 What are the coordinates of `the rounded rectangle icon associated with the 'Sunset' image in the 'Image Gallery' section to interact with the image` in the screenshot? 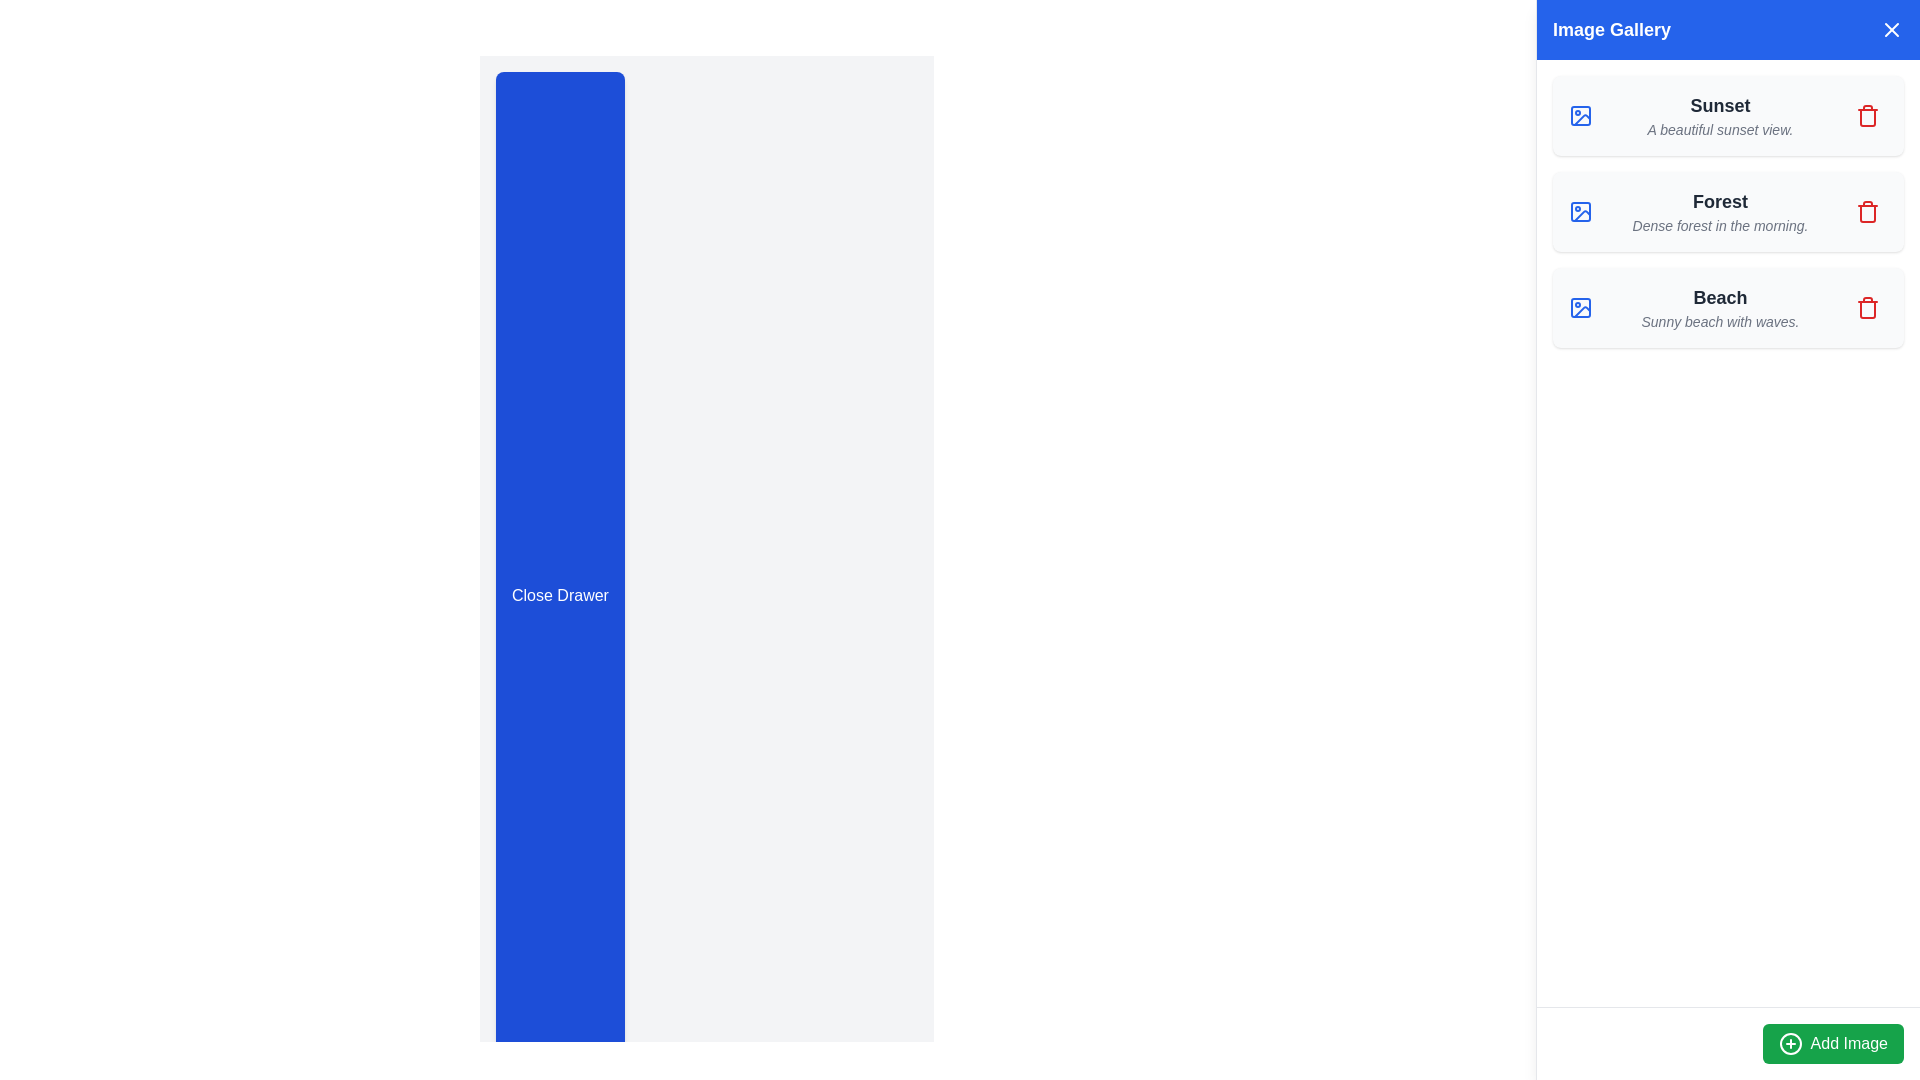 It's located at (1579, 115).